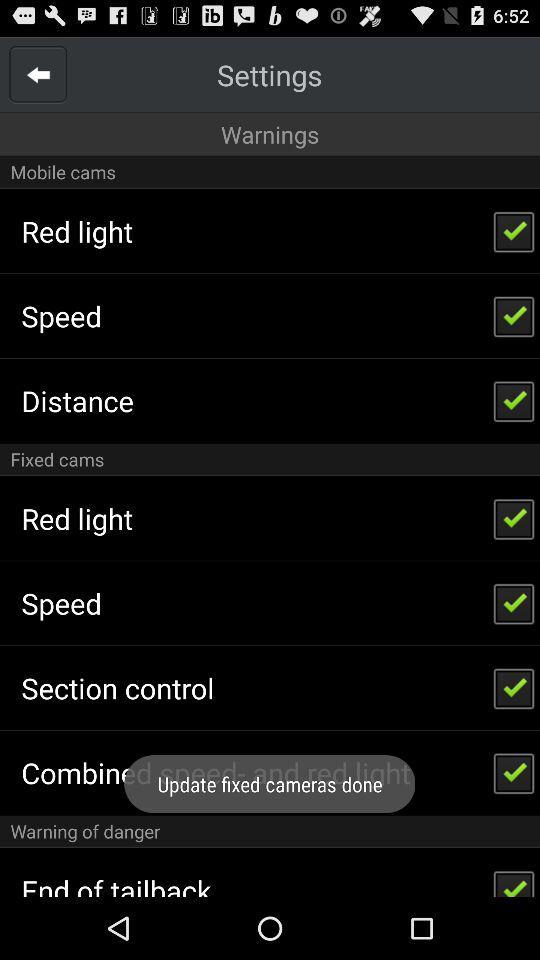 This screenshot has height=960, width=540. What do you see at coordinates (514, 688) in the screenshot?
I see `the option beside section control` at bounding box center [514, 688].